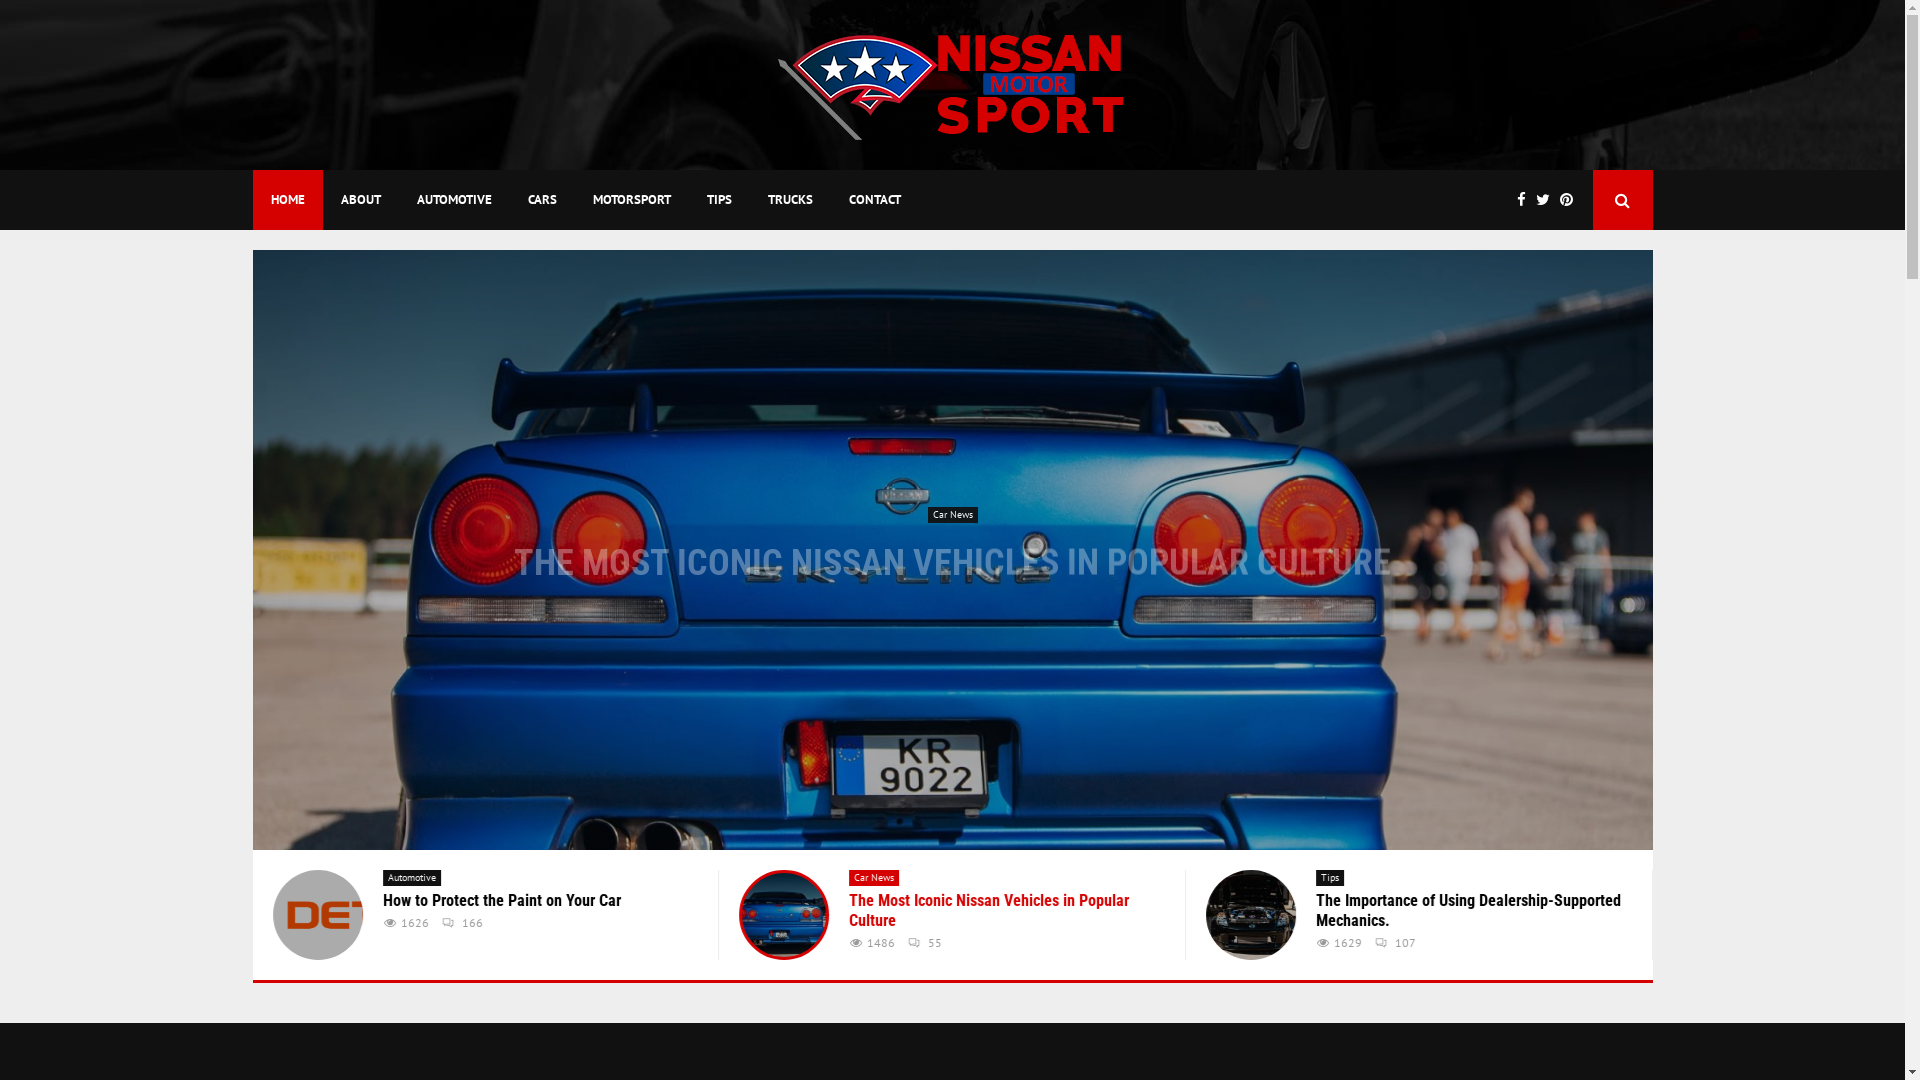 This screenshot has height=1080, width=1920. Describe the element at coordinates (718, 200) in the screenshot. I see `'TIPS'` at that location.